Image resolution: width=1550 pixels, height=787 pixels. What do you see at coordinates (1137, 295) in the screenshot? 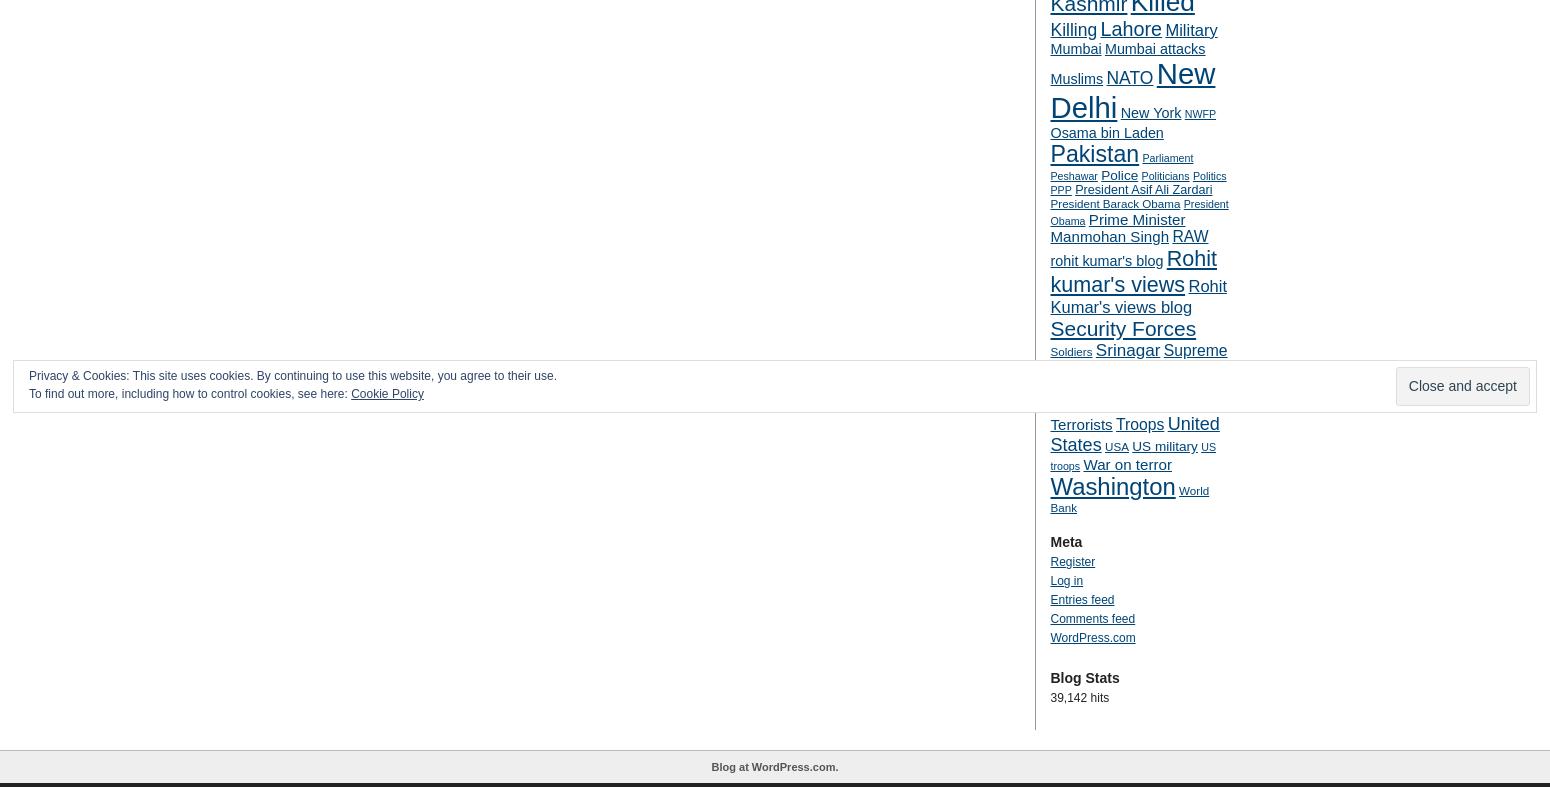
I see `'Rohit Kumar's views blog'` at bounding box center [1137, 295].